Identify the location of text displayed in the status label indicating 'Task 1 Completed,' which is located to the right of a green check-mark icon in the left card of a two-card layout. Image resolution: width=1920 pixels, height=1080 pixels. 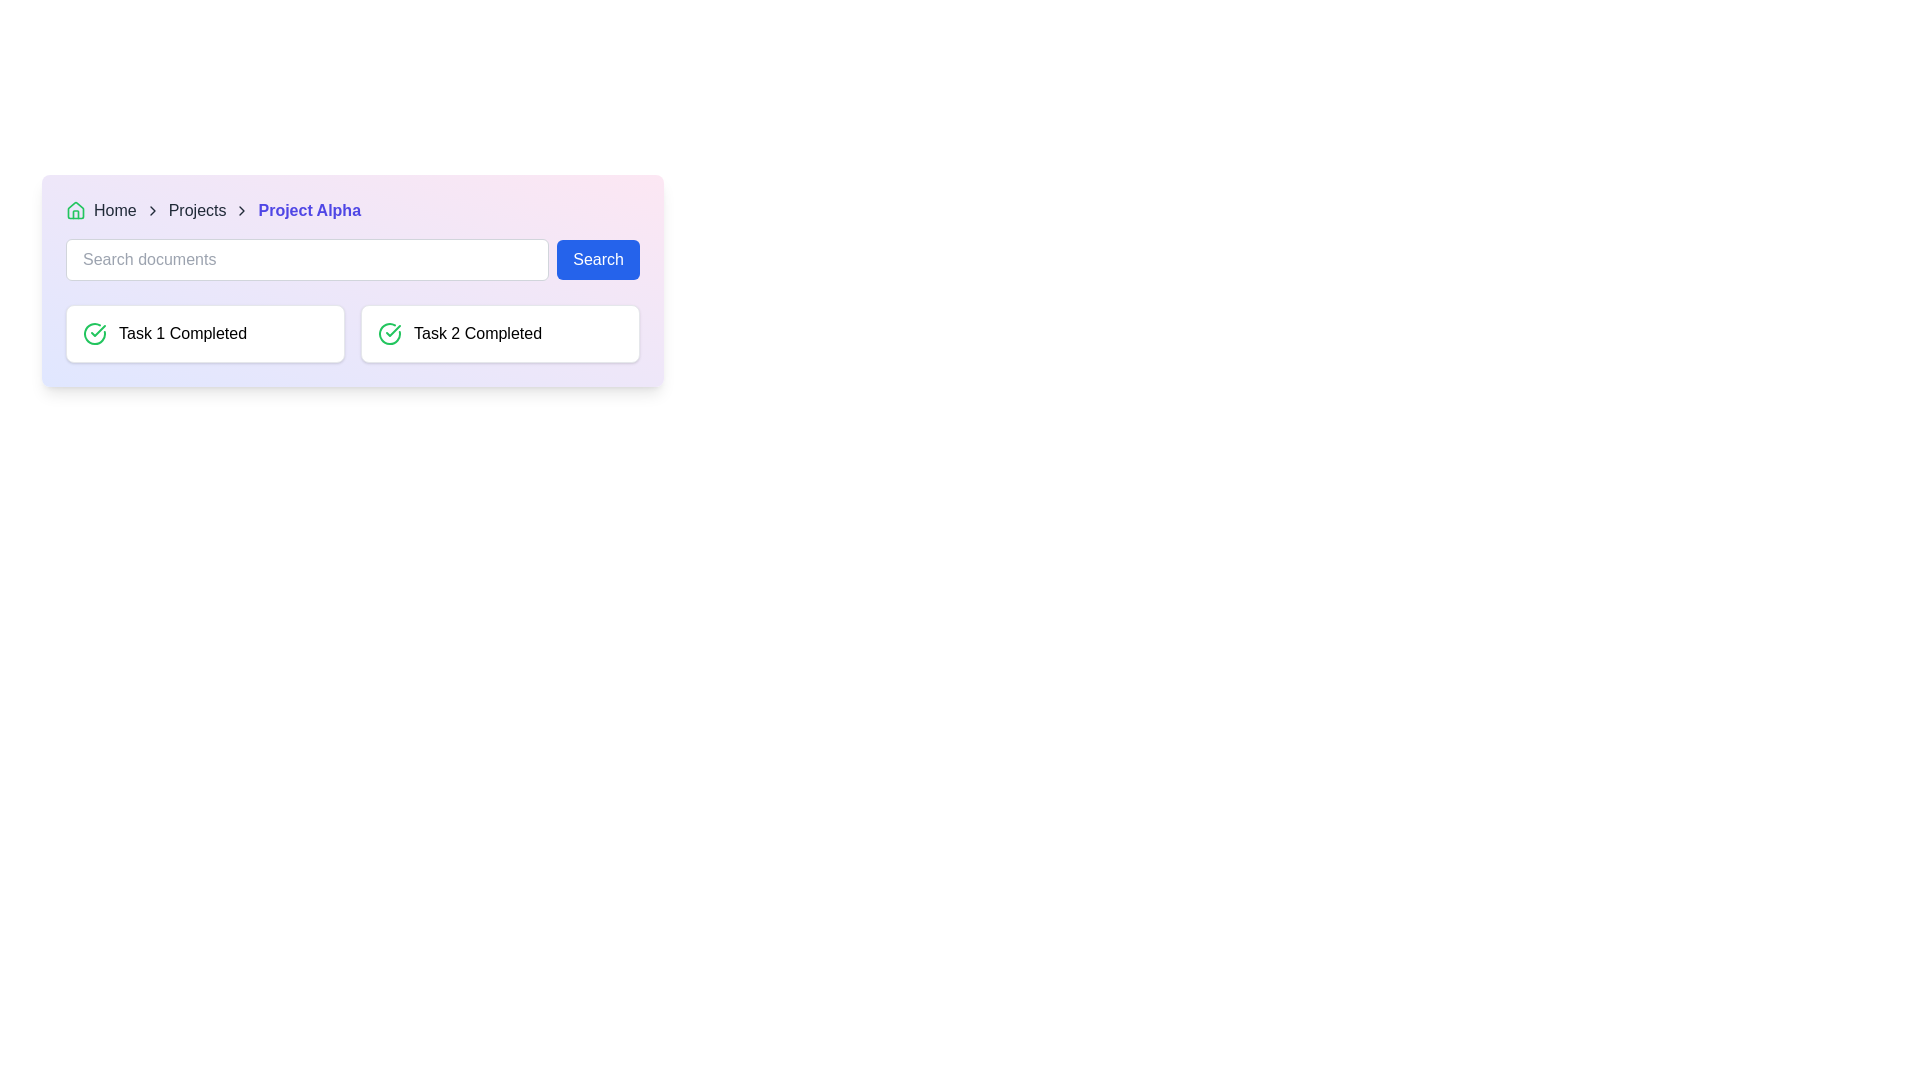
(182, 333).